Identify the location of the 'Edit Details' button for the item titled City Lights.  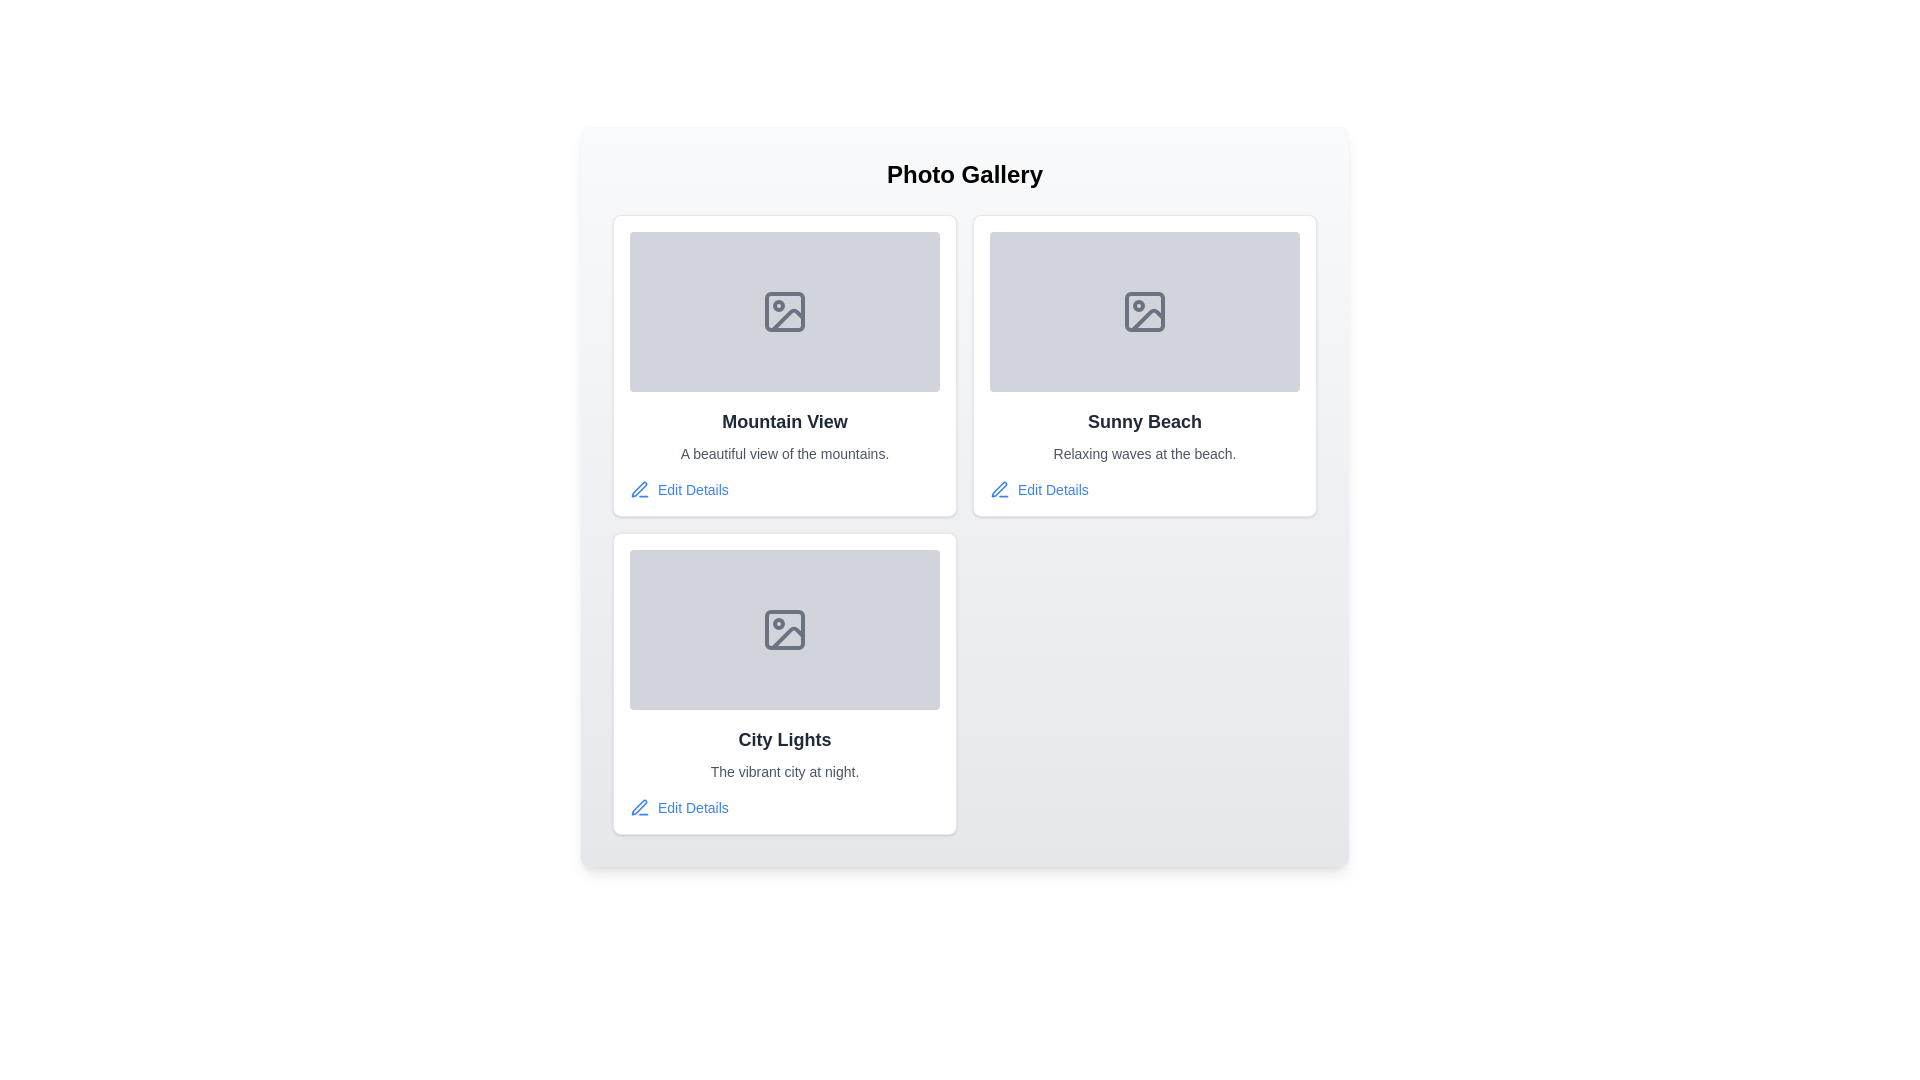
(679, 806).